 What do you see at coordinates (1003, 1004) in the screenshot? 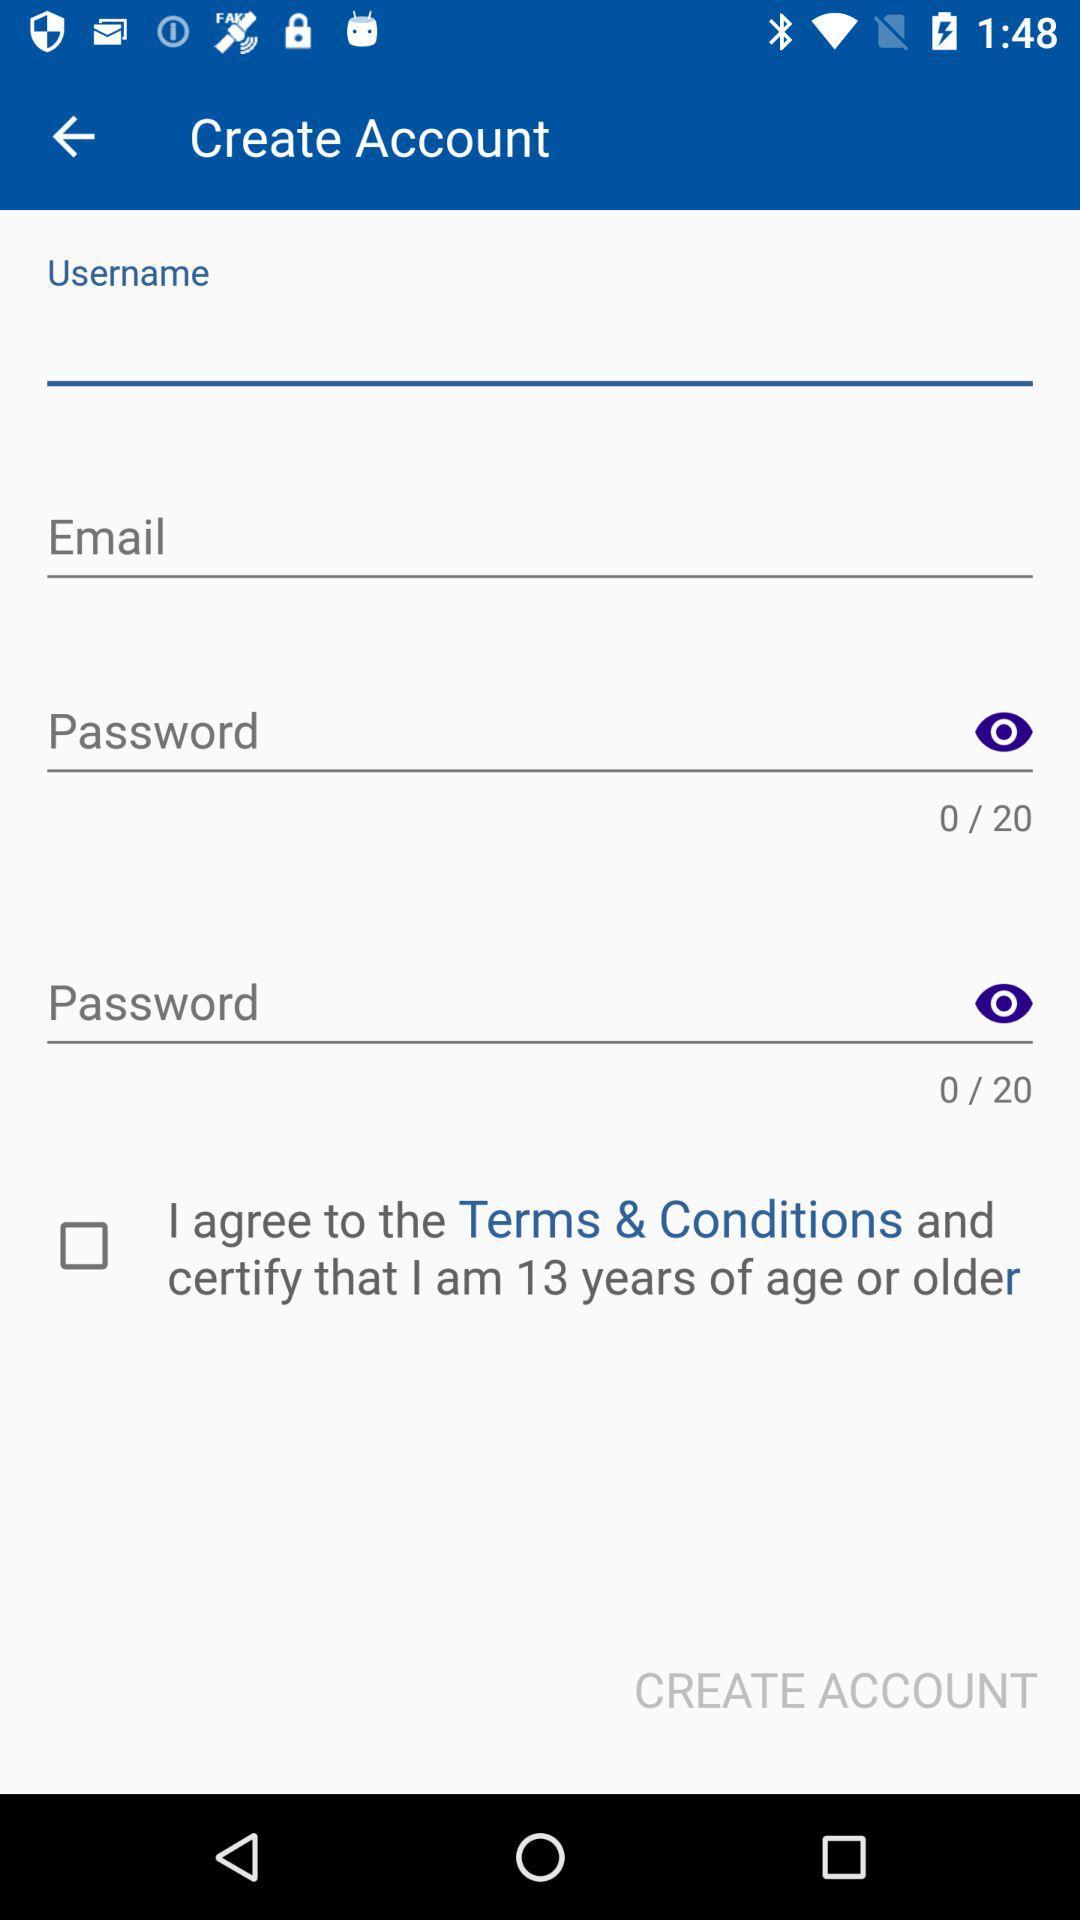
I see `password` at bounding box center [1003, 1004].